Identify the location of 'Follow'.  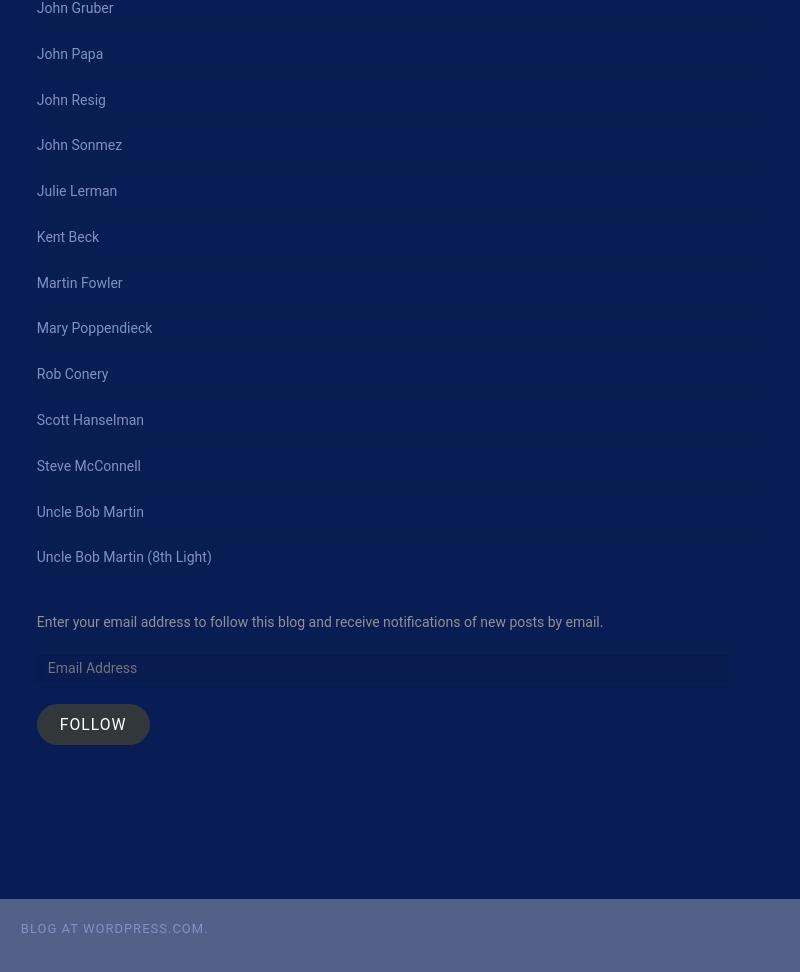
(57, 722).